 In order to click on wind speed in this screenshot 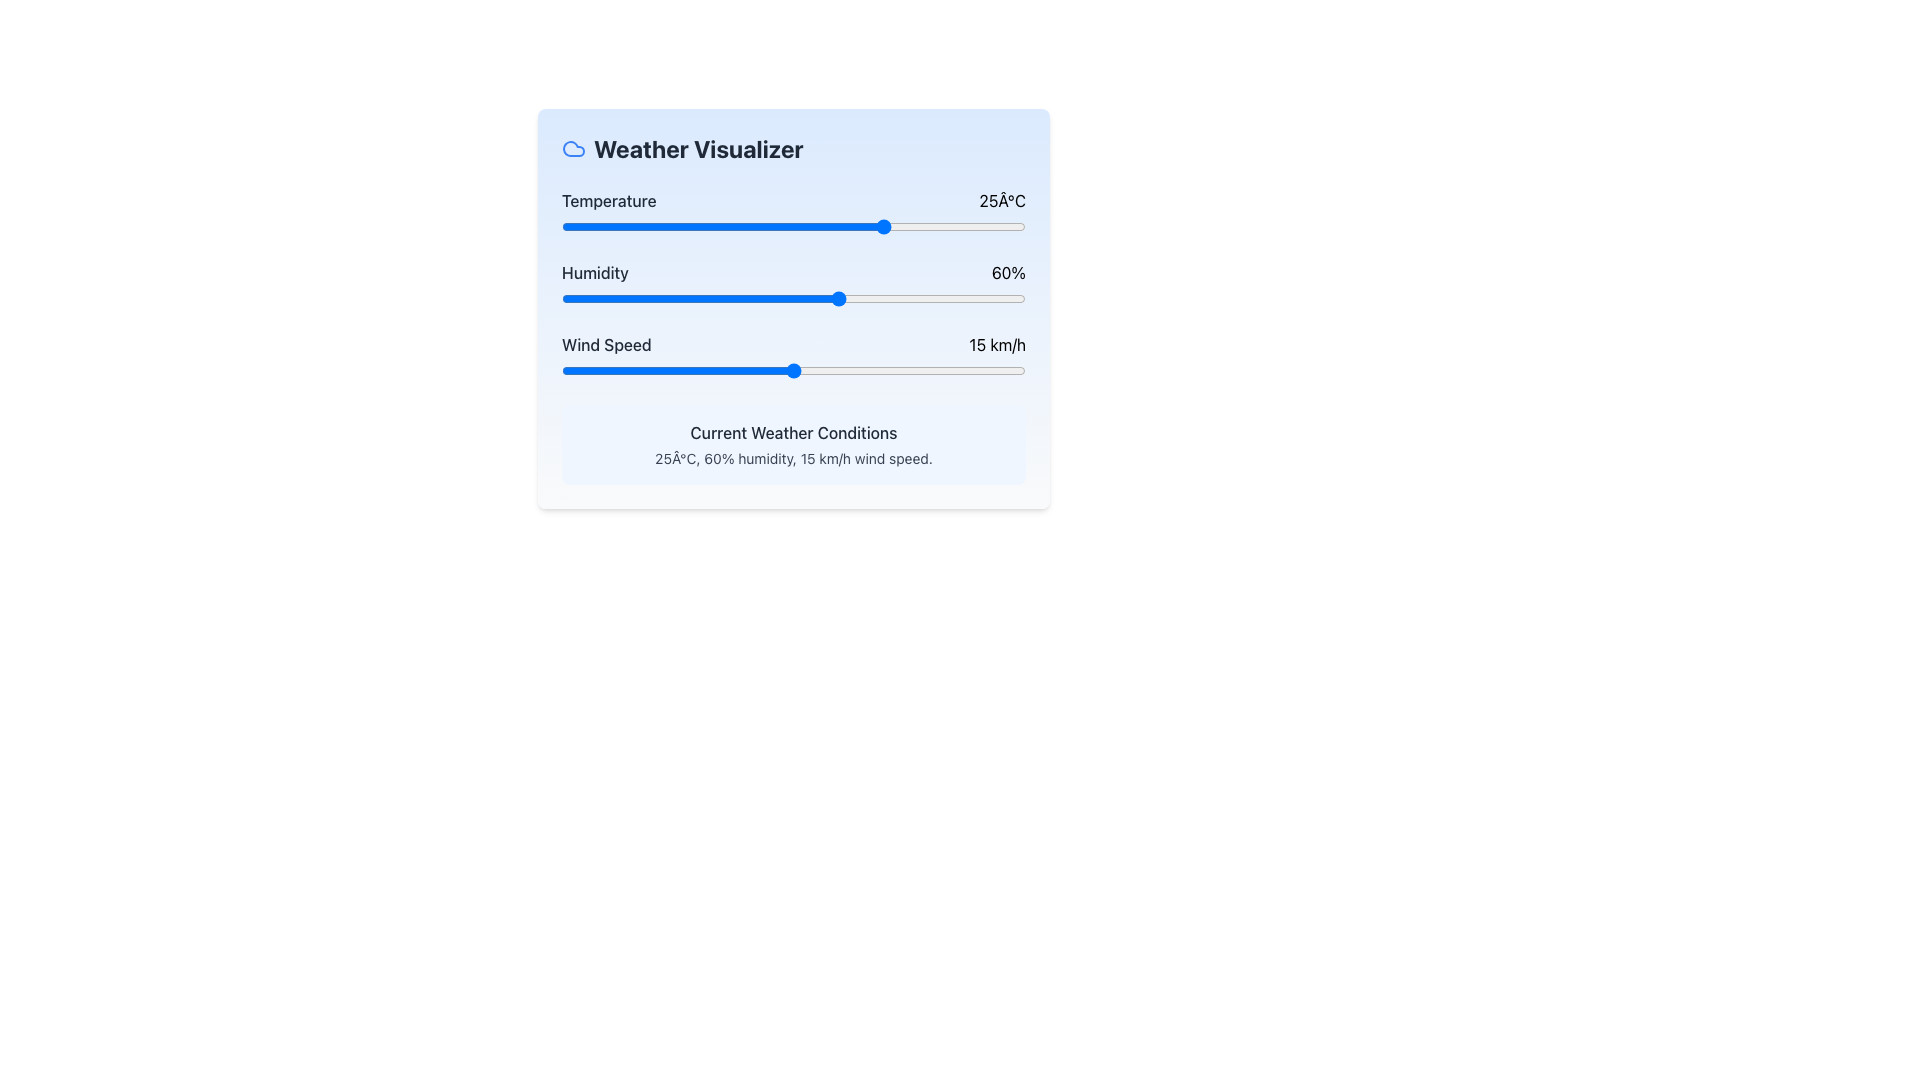, I will do `click(1010, 370)`.